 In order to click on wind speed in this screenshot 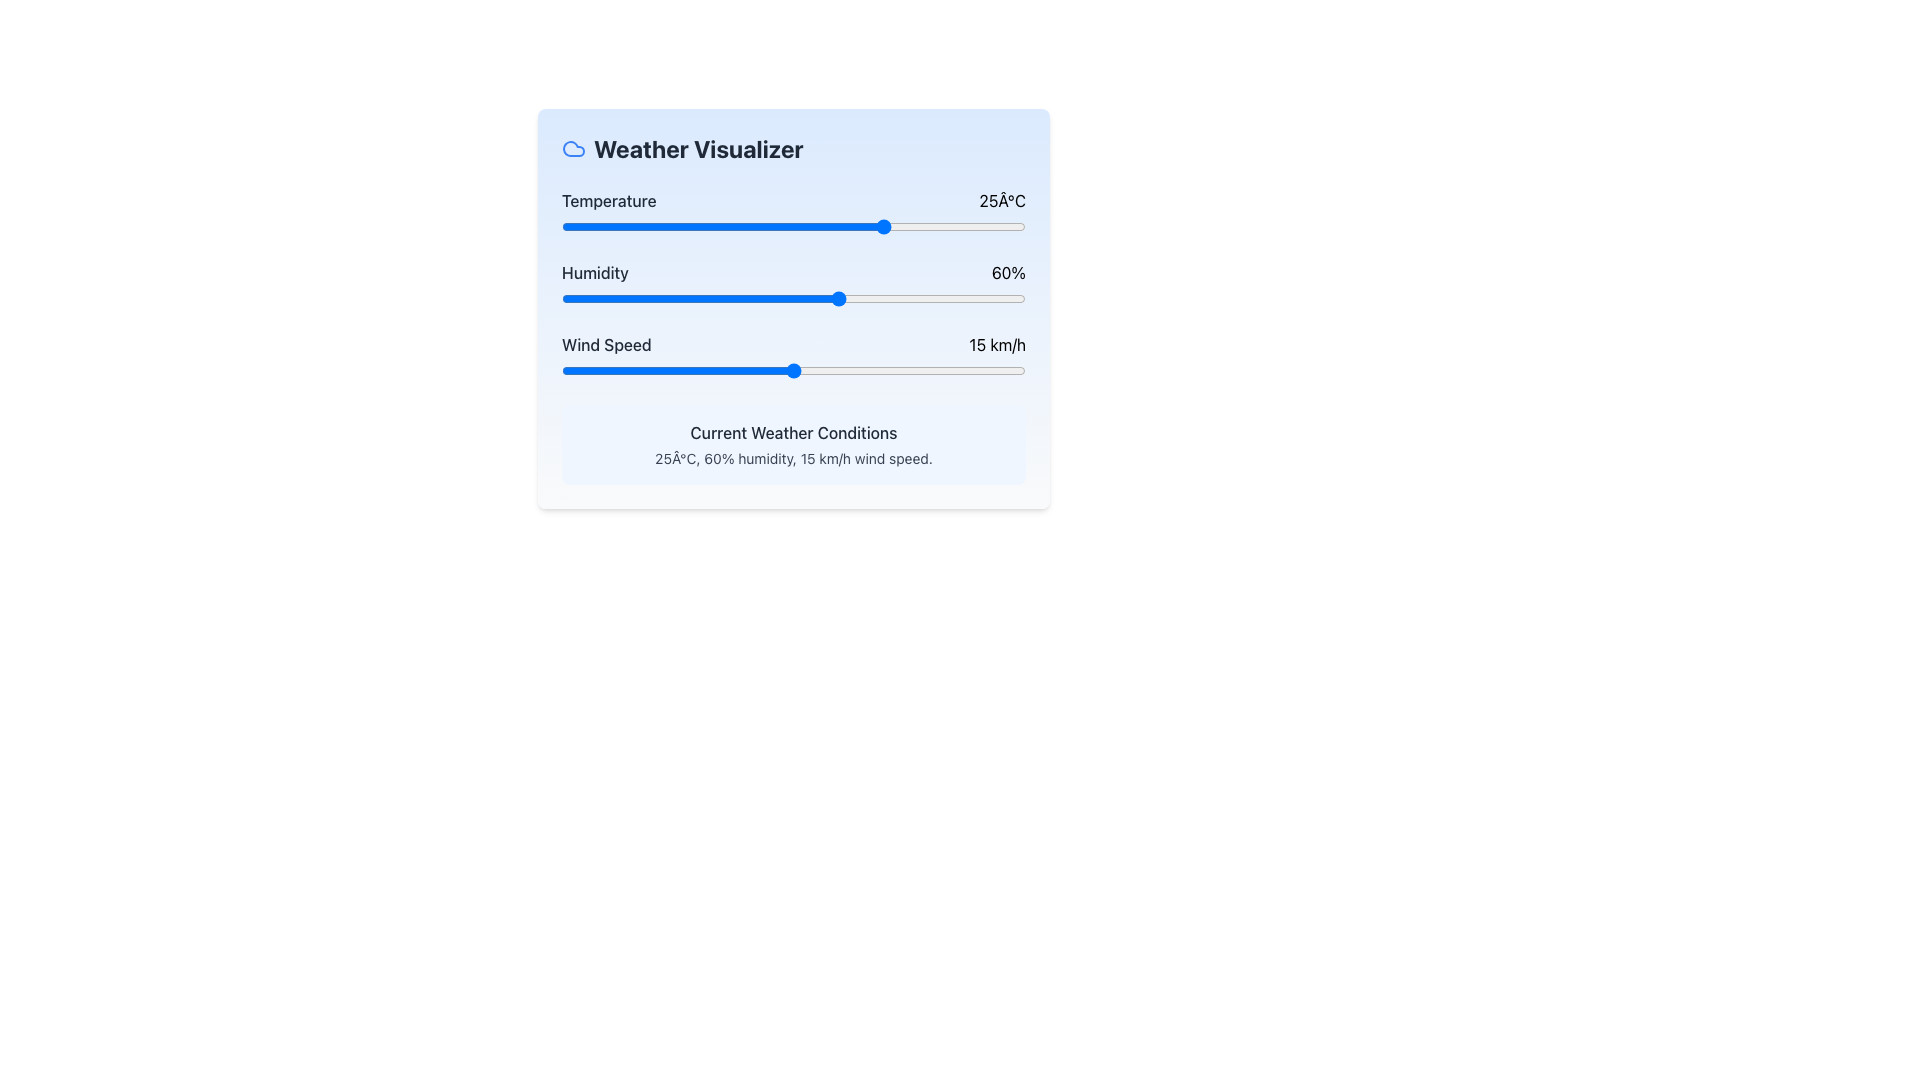, I will do `click(1010, 370)`.